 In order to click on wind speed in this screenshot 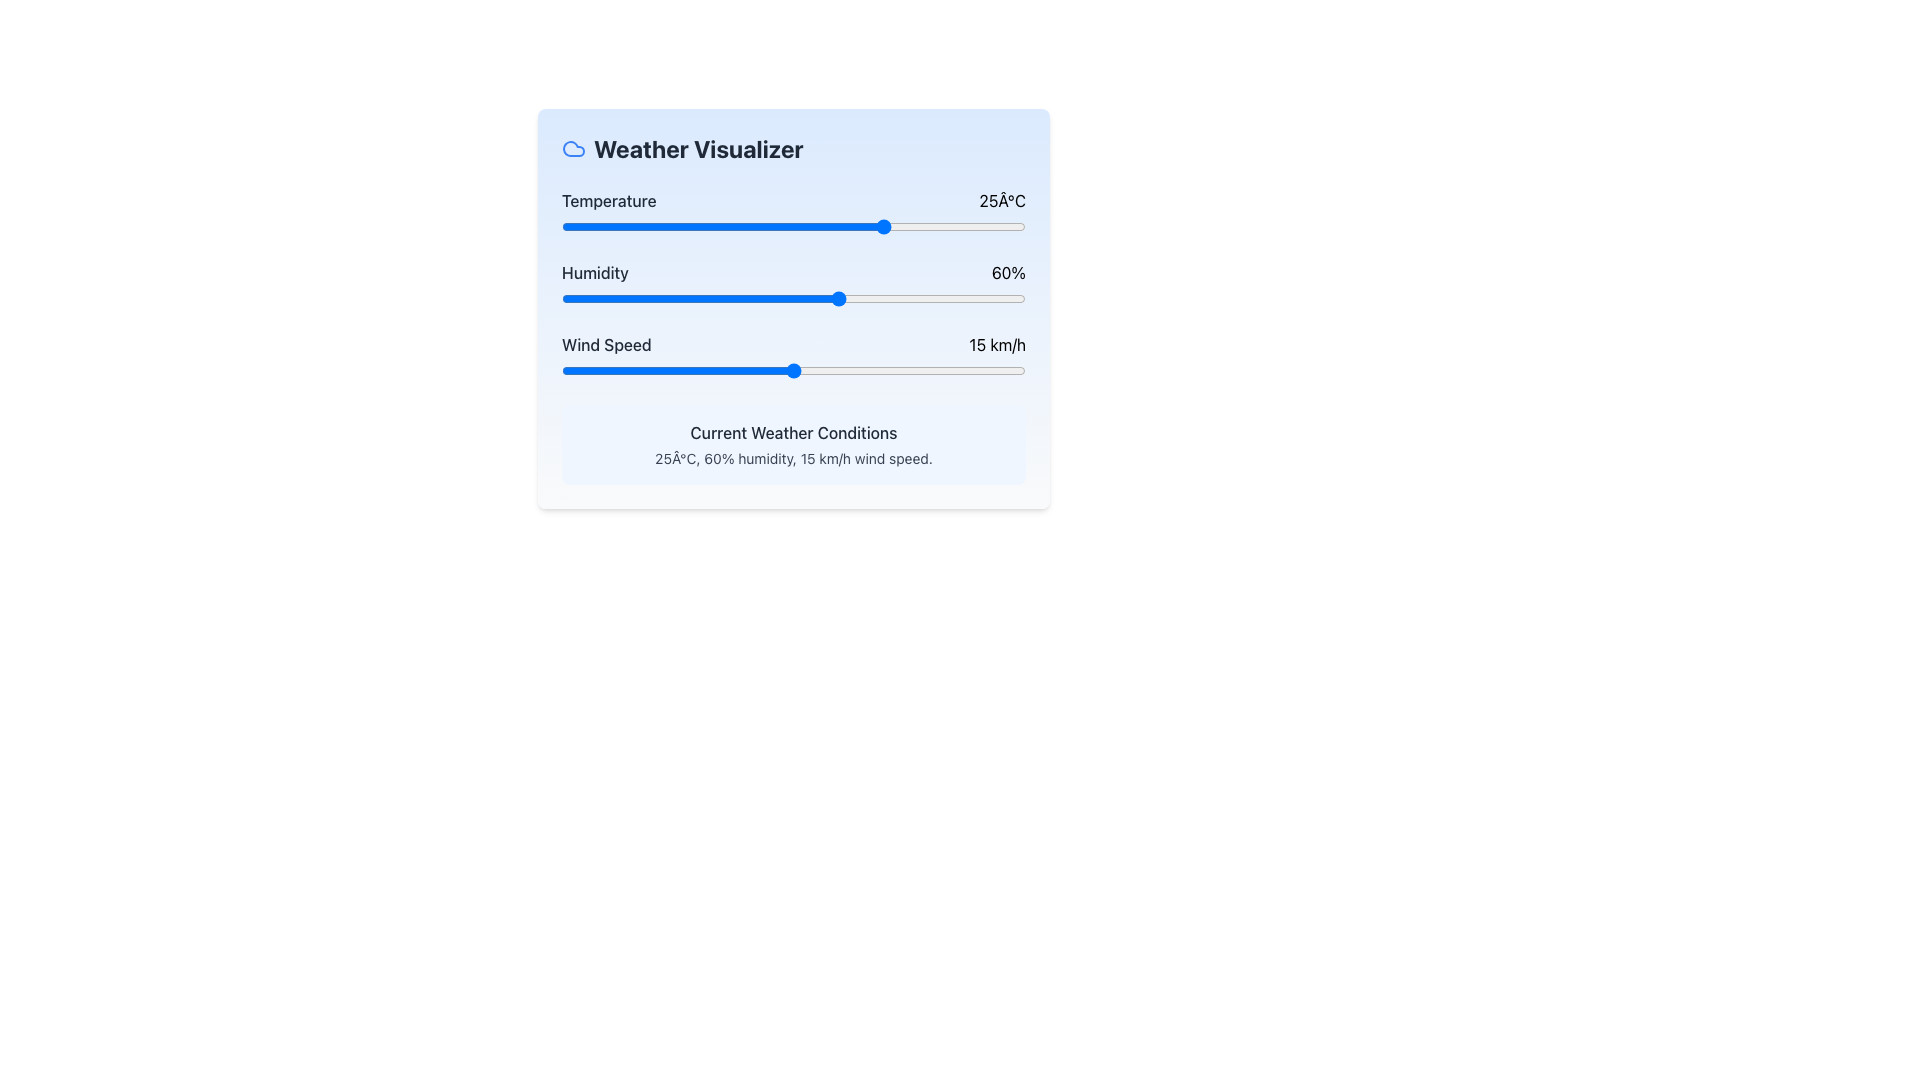, I will do `click(1010, 370)`.